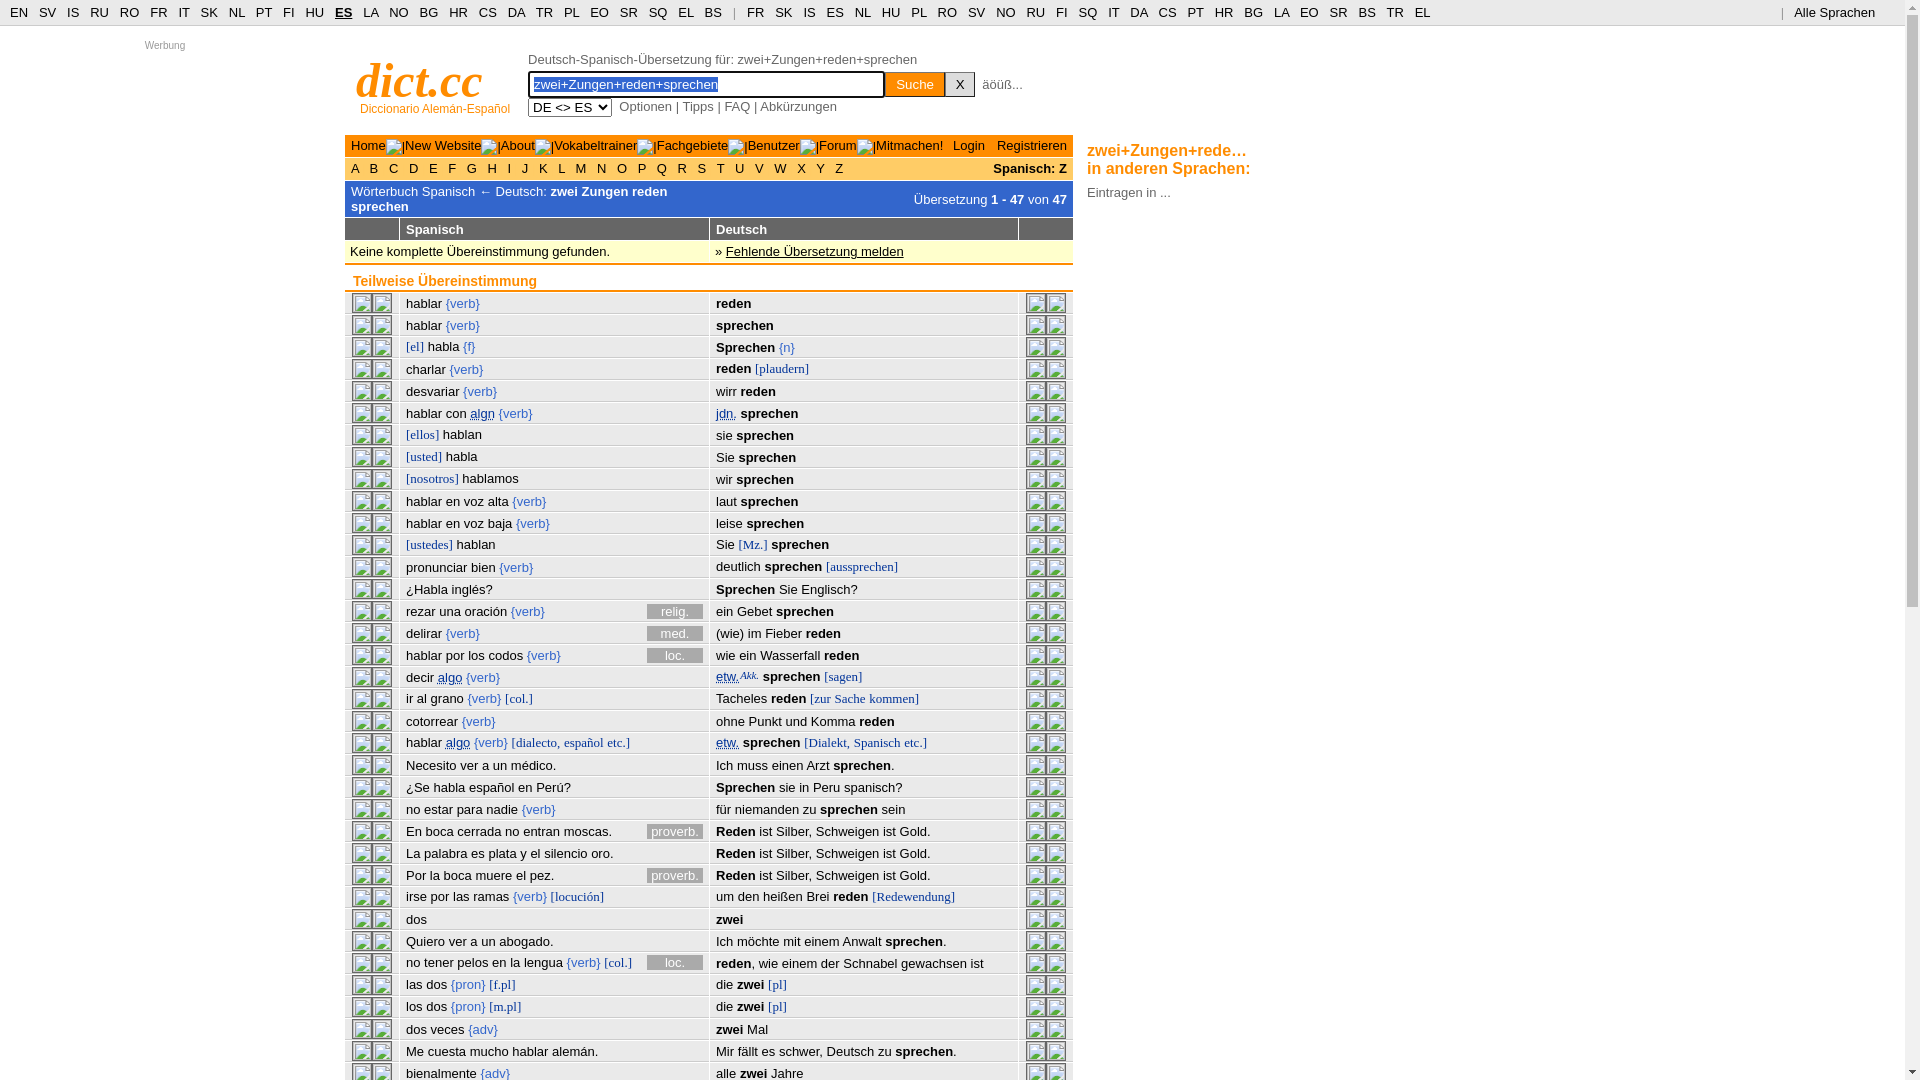  Describe the element at coordinates (518, 786) in the screenshot. I see `'en'` at that location.